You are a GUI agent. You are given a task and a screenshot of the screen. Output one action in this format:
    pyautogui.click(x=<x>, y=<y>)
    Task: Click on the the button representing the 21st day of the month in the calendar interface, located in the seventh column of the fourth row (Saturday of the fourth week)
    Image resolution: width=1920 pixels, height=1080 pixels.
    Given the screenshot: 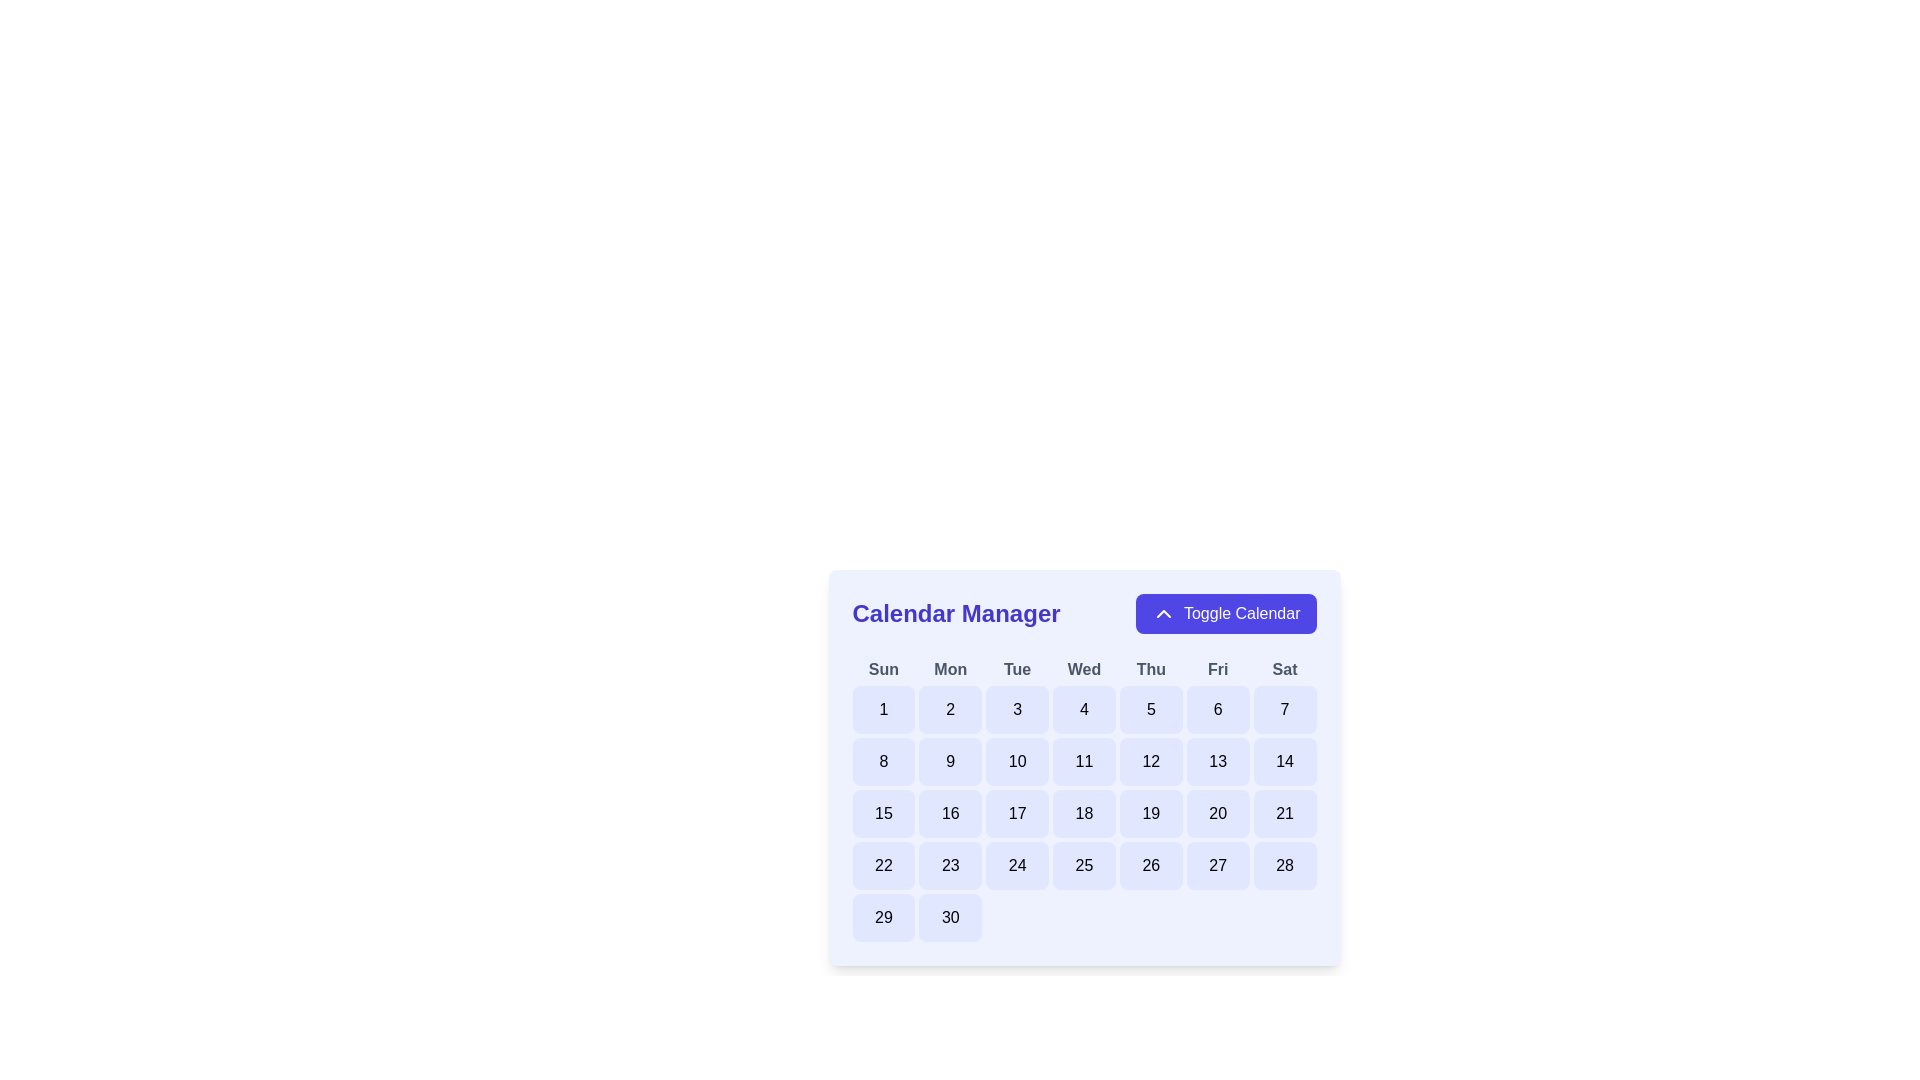 What is the action you would take?
    pyautogui.click(x=1285, y=813)
    